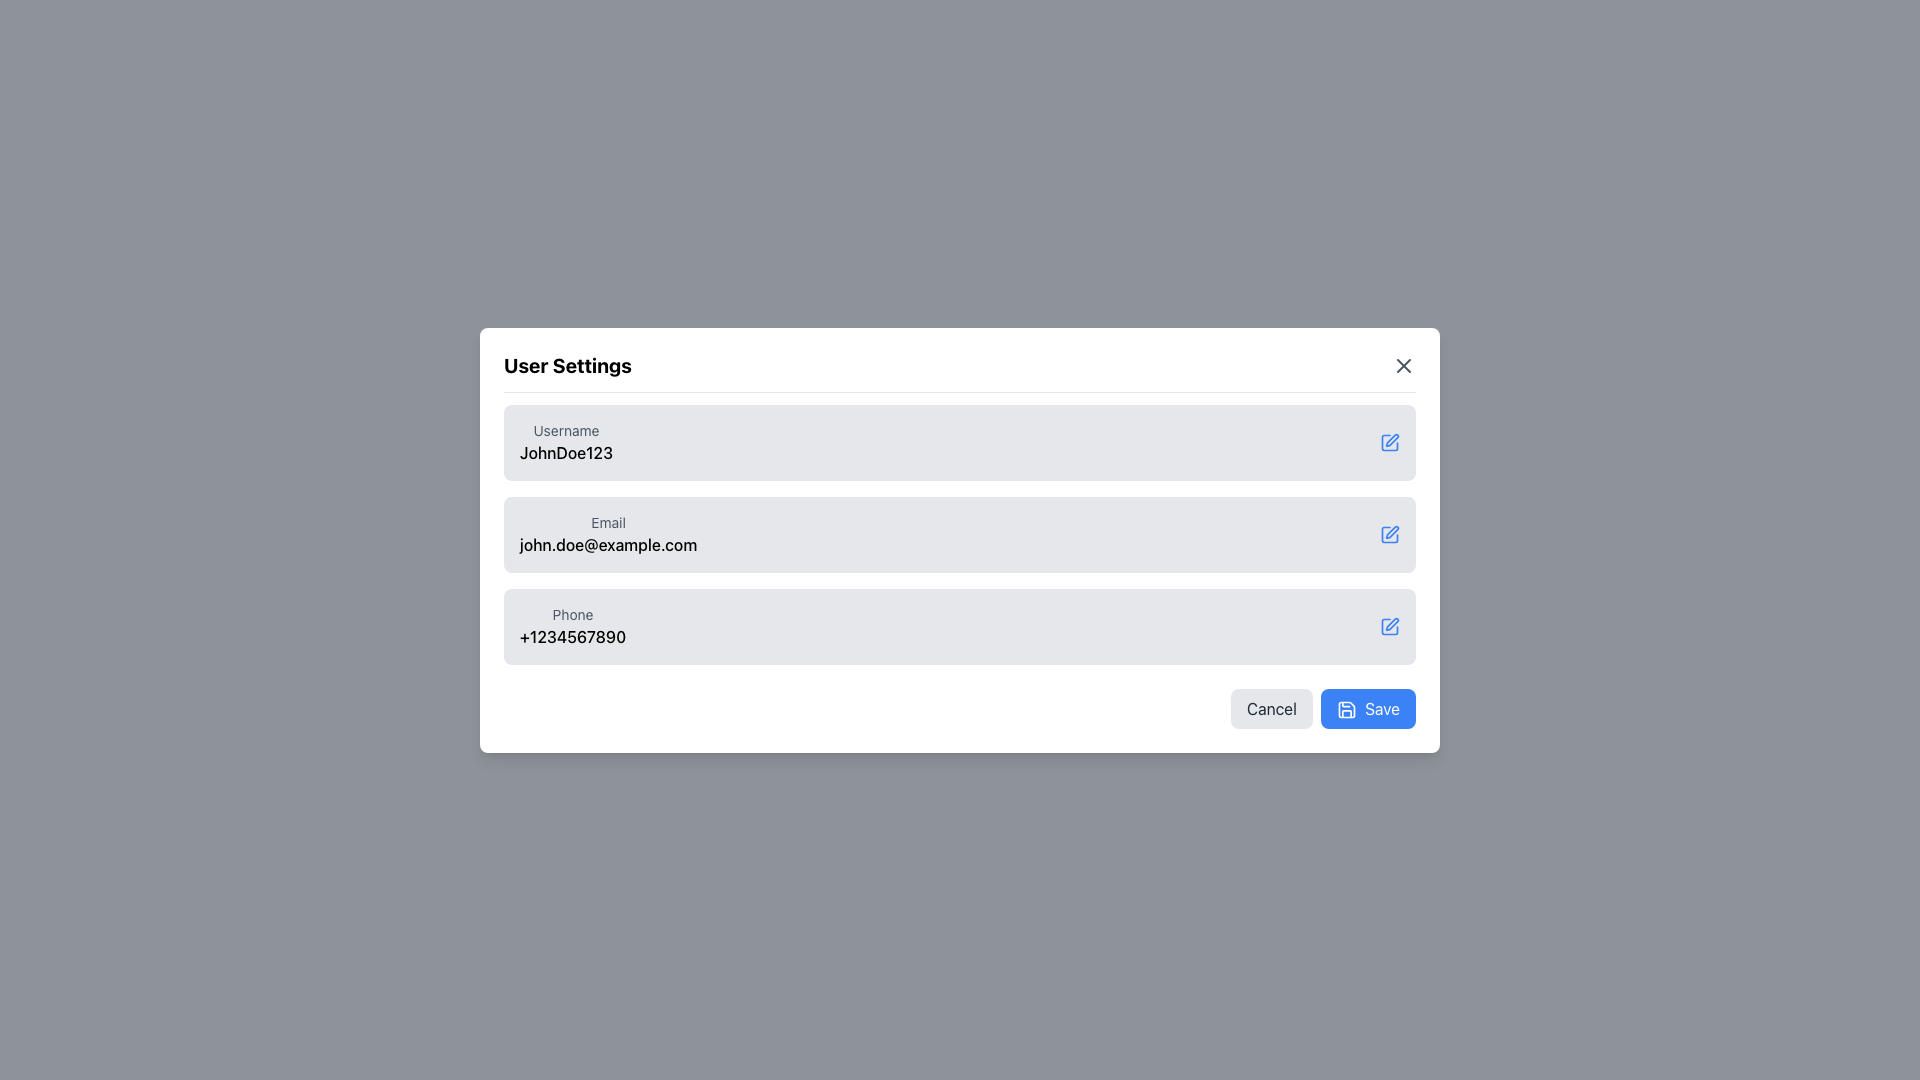  Describe the element at coordinates (1270, 707) in the screenshot. I see `the 'Cancel' button located in the bottom-right section of the modal interface` at that location.